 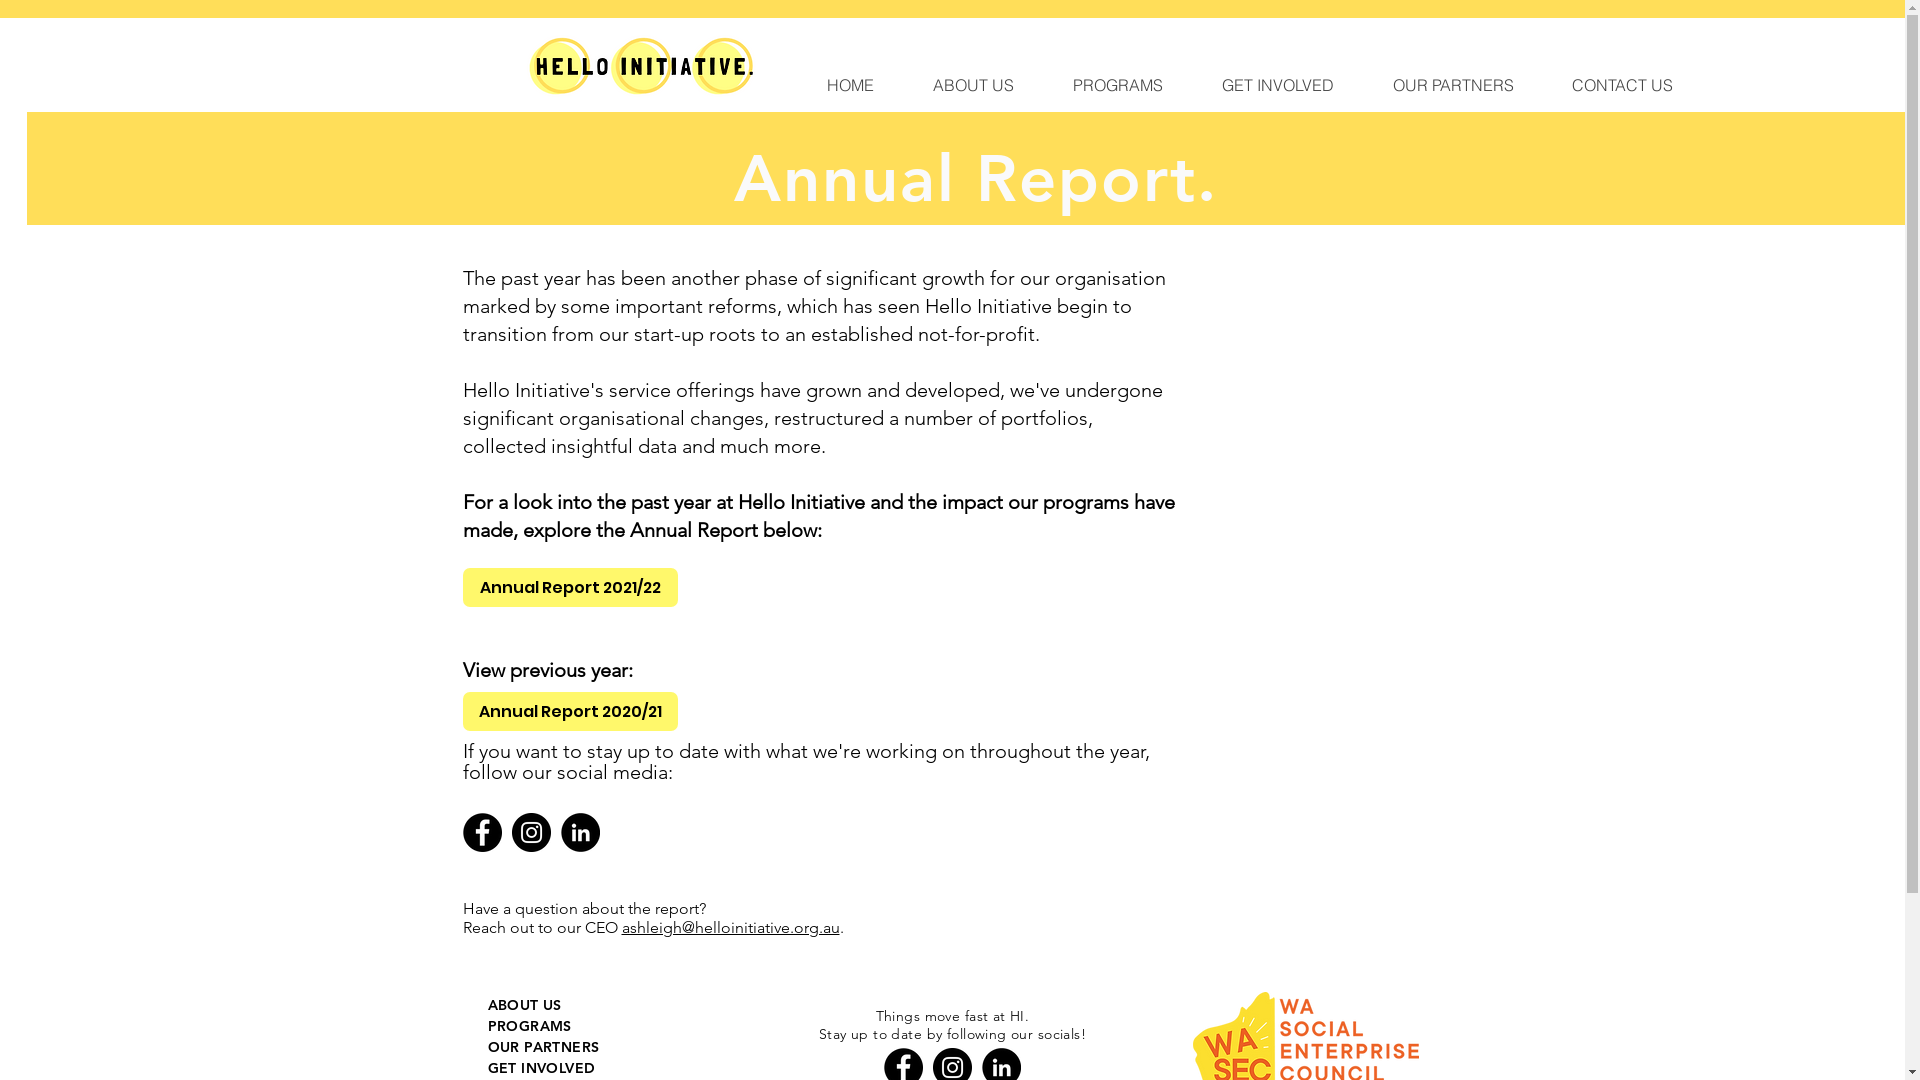 I want to click on 'PROGRAMS', so click(x=529, y=1026).